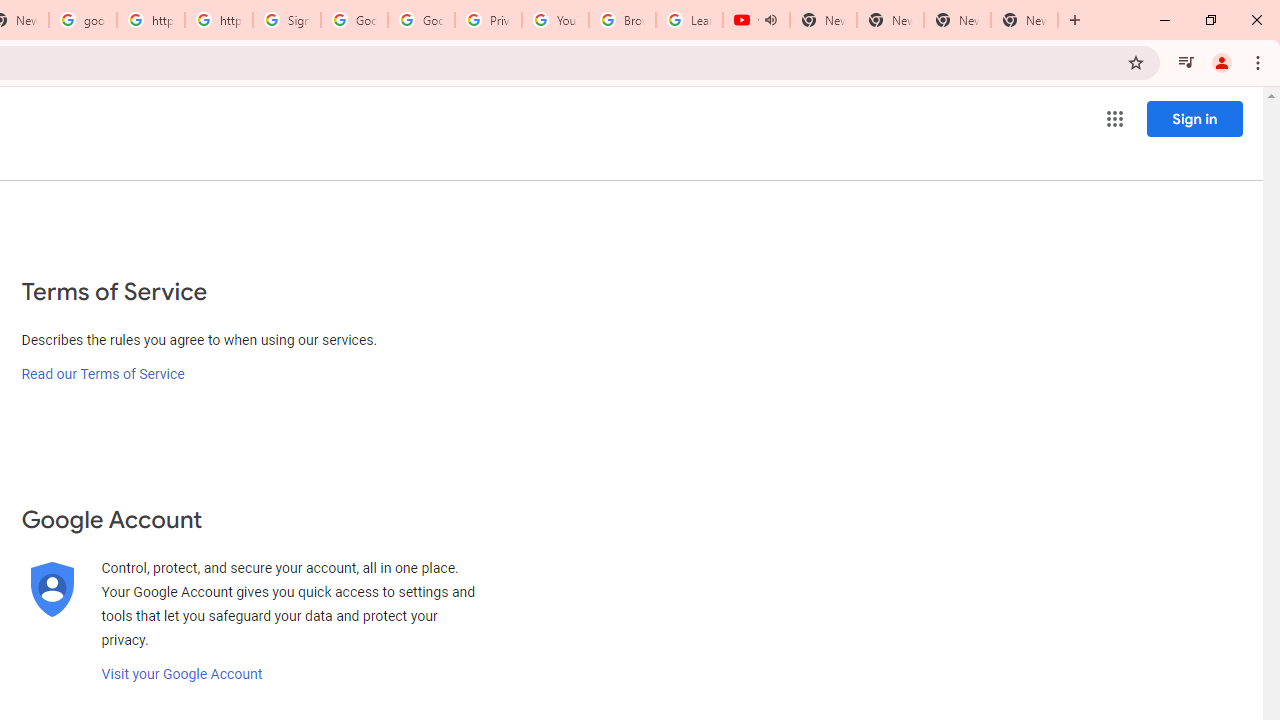  Describe the element at coordinates (1113, 119) in the screenshot. I see `'Google apps'` at that location.